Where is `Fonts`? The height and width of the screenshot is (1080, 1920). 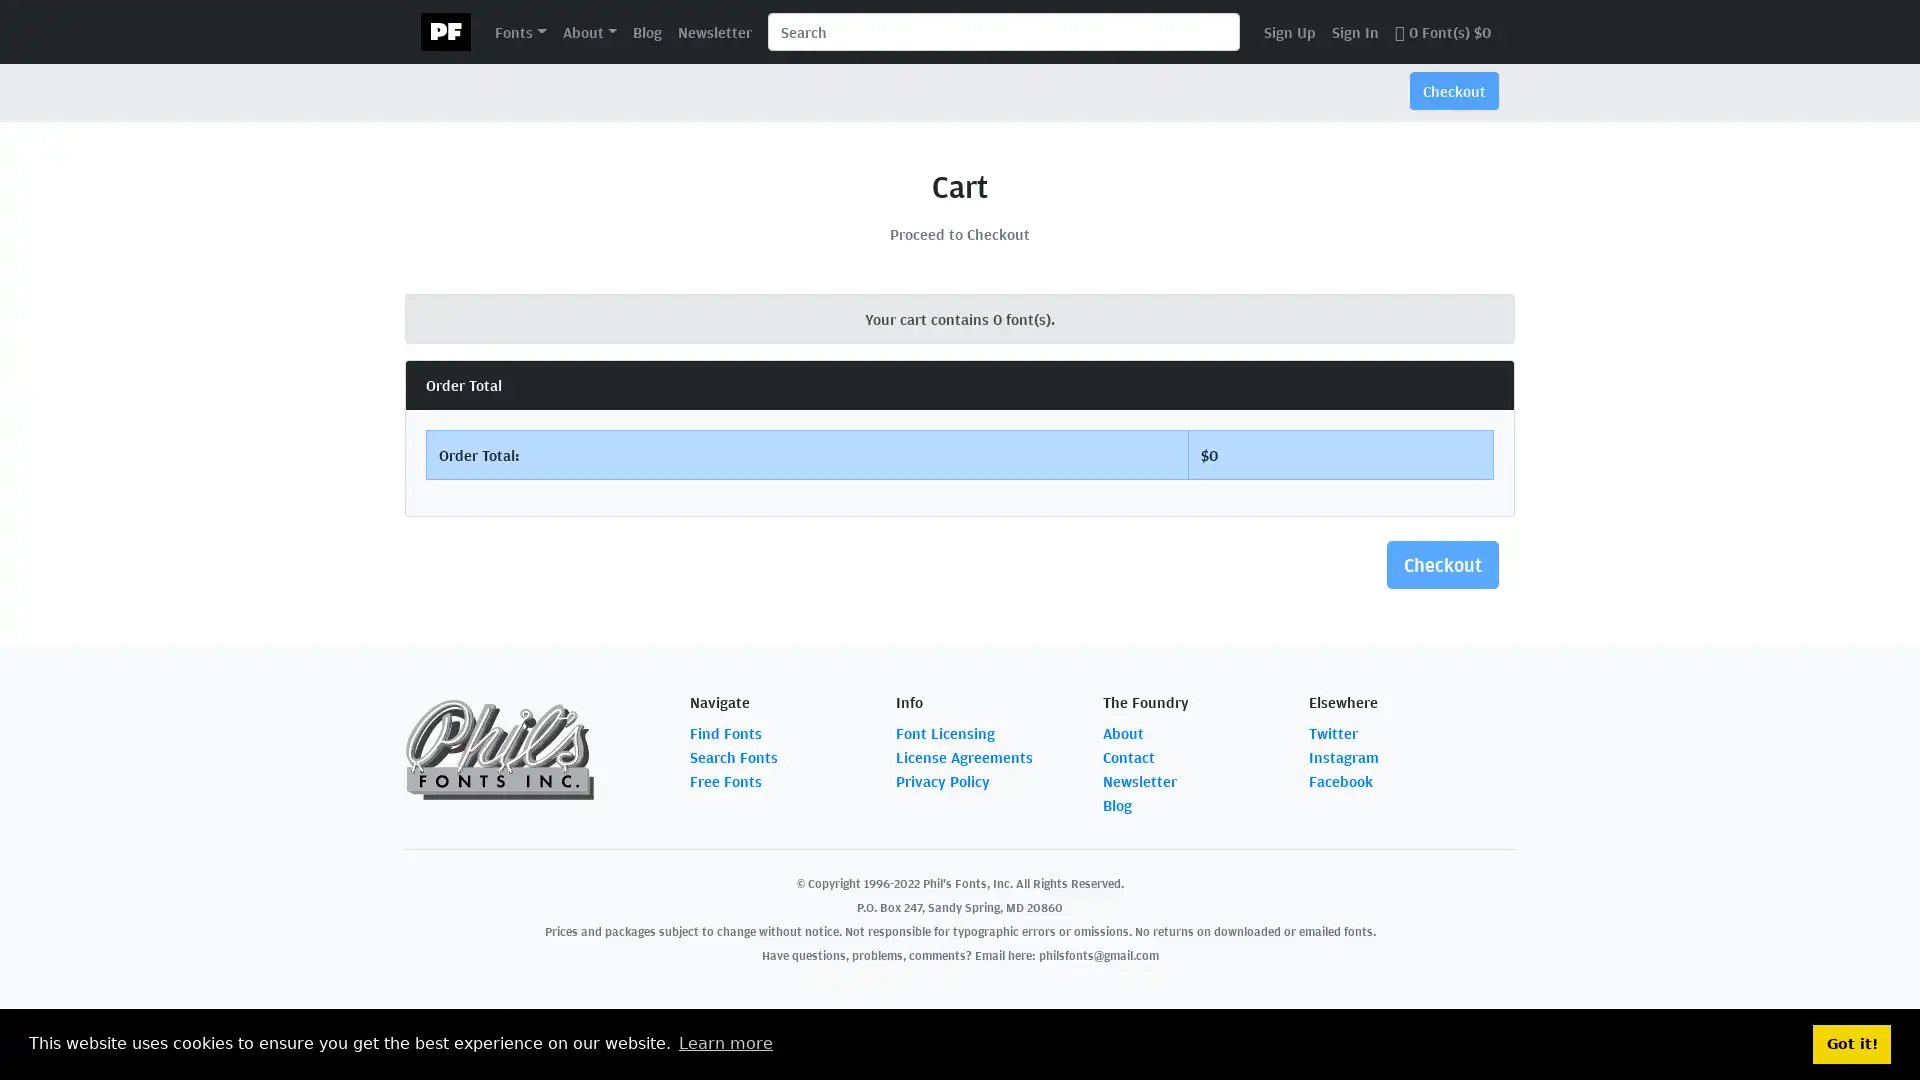 Fonts is located at coordinates (520, 30).